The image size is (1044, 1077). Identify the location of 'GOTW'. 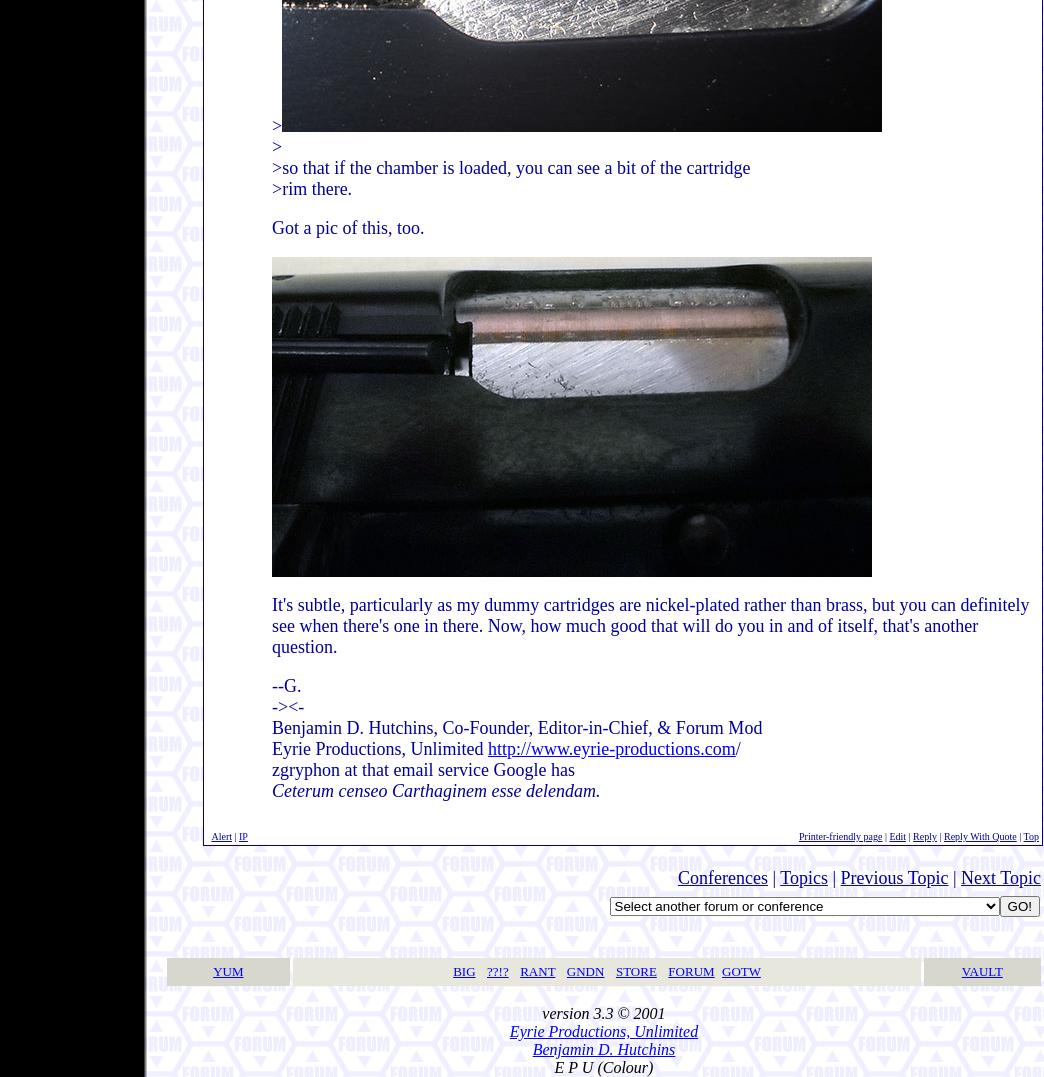
(722, 971).